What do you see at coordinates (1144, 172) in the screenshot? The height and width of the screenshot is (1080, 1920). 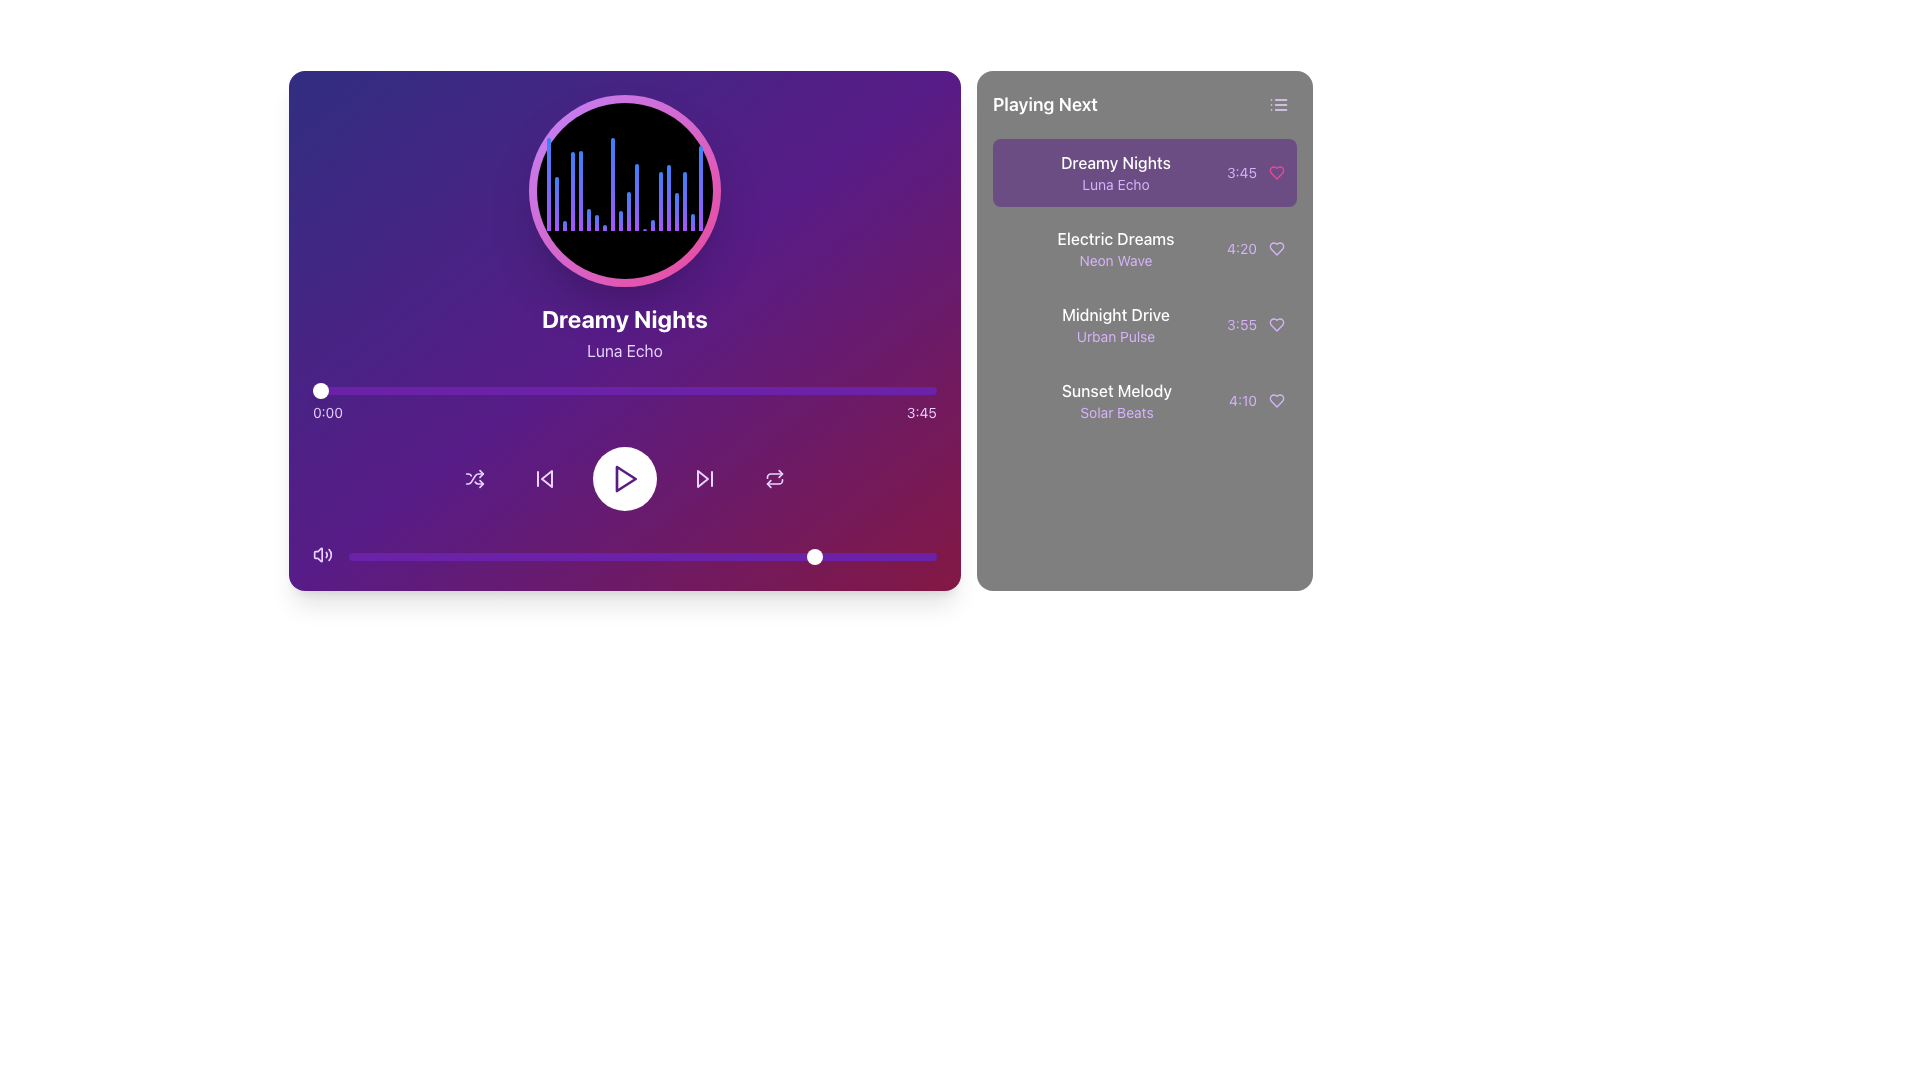 I see `the first song entry in the 'Playing Next' playlist` at bounding box center [1144, 172].